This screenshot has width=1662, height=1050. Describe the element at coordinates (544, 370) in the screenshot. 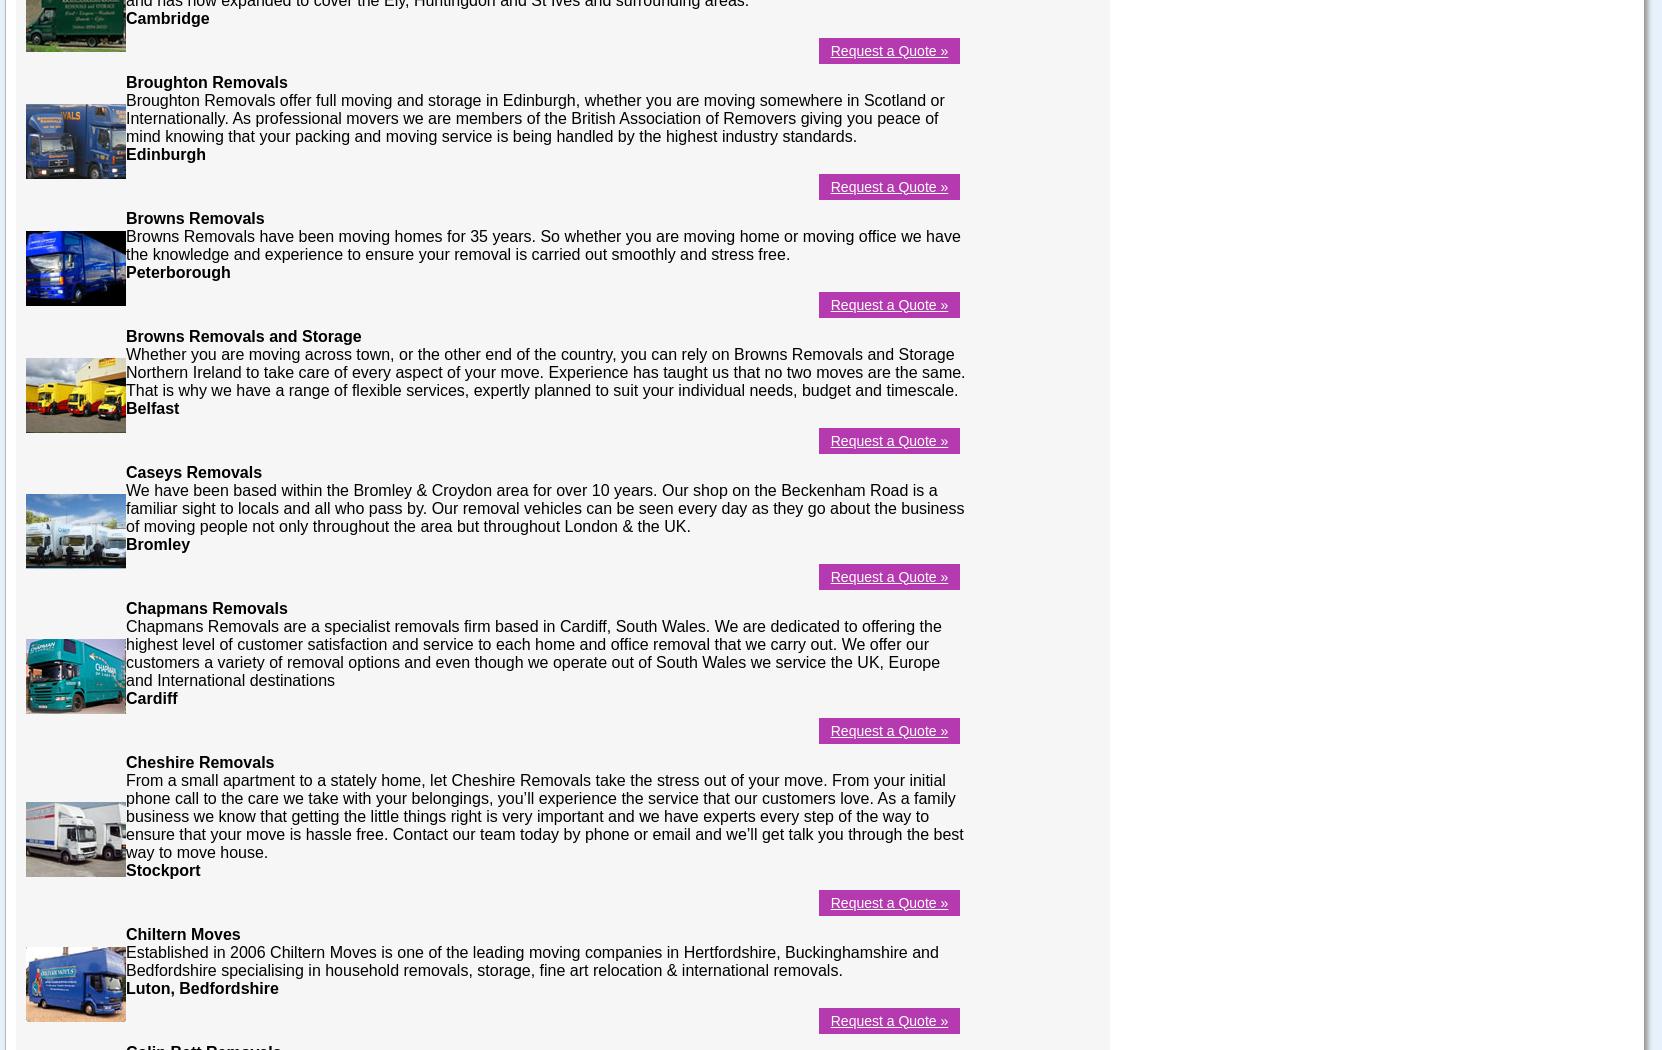

I see `'Whether you are moving across town, or the other end of the country, you can rely on Browns Removals and Storage Northern Ireland to take care of every aspect of your move. Experience has taught us that no two moves are the same. That is why we have a range of flexible services, expertly planned to suit your individual needs, budget and timescale.'` at that location.